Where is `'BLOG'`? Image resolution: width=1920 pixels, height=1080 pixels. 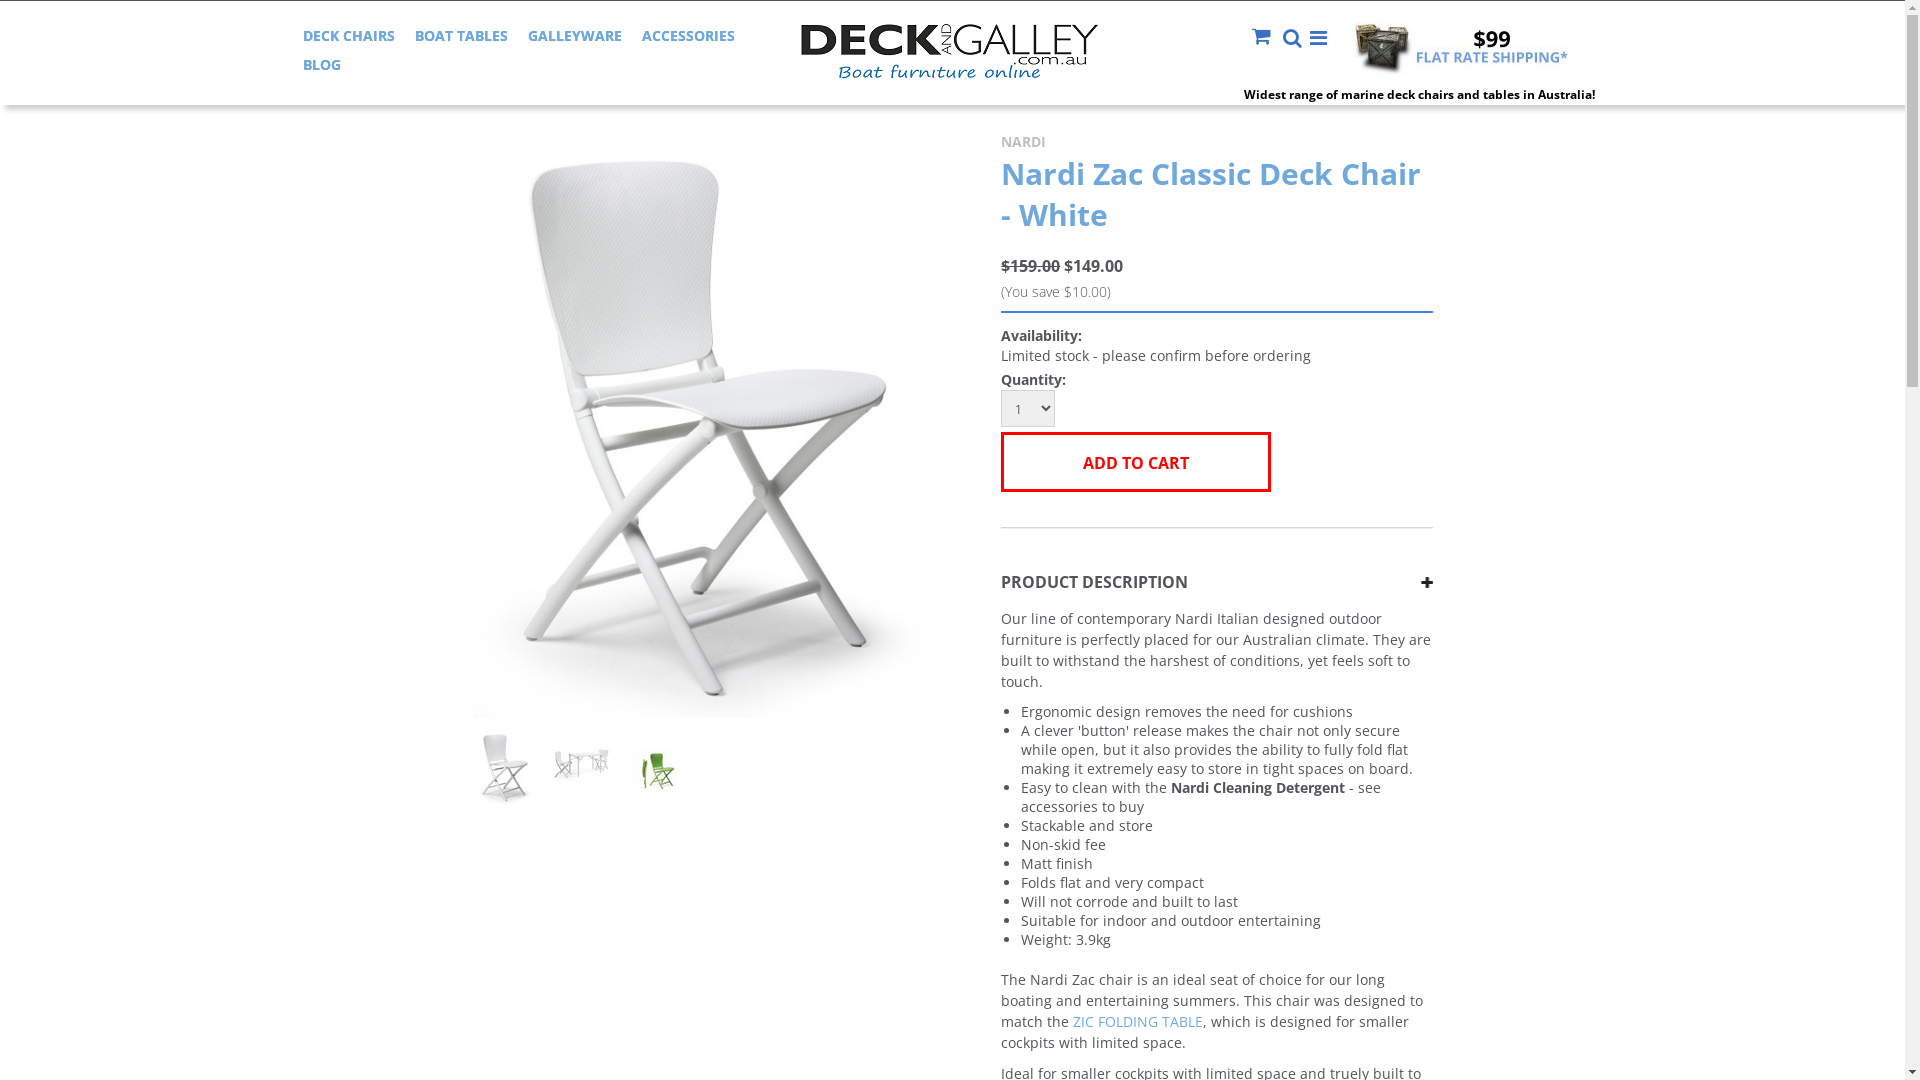 'BLOG' is located at coordinates (301, 63).